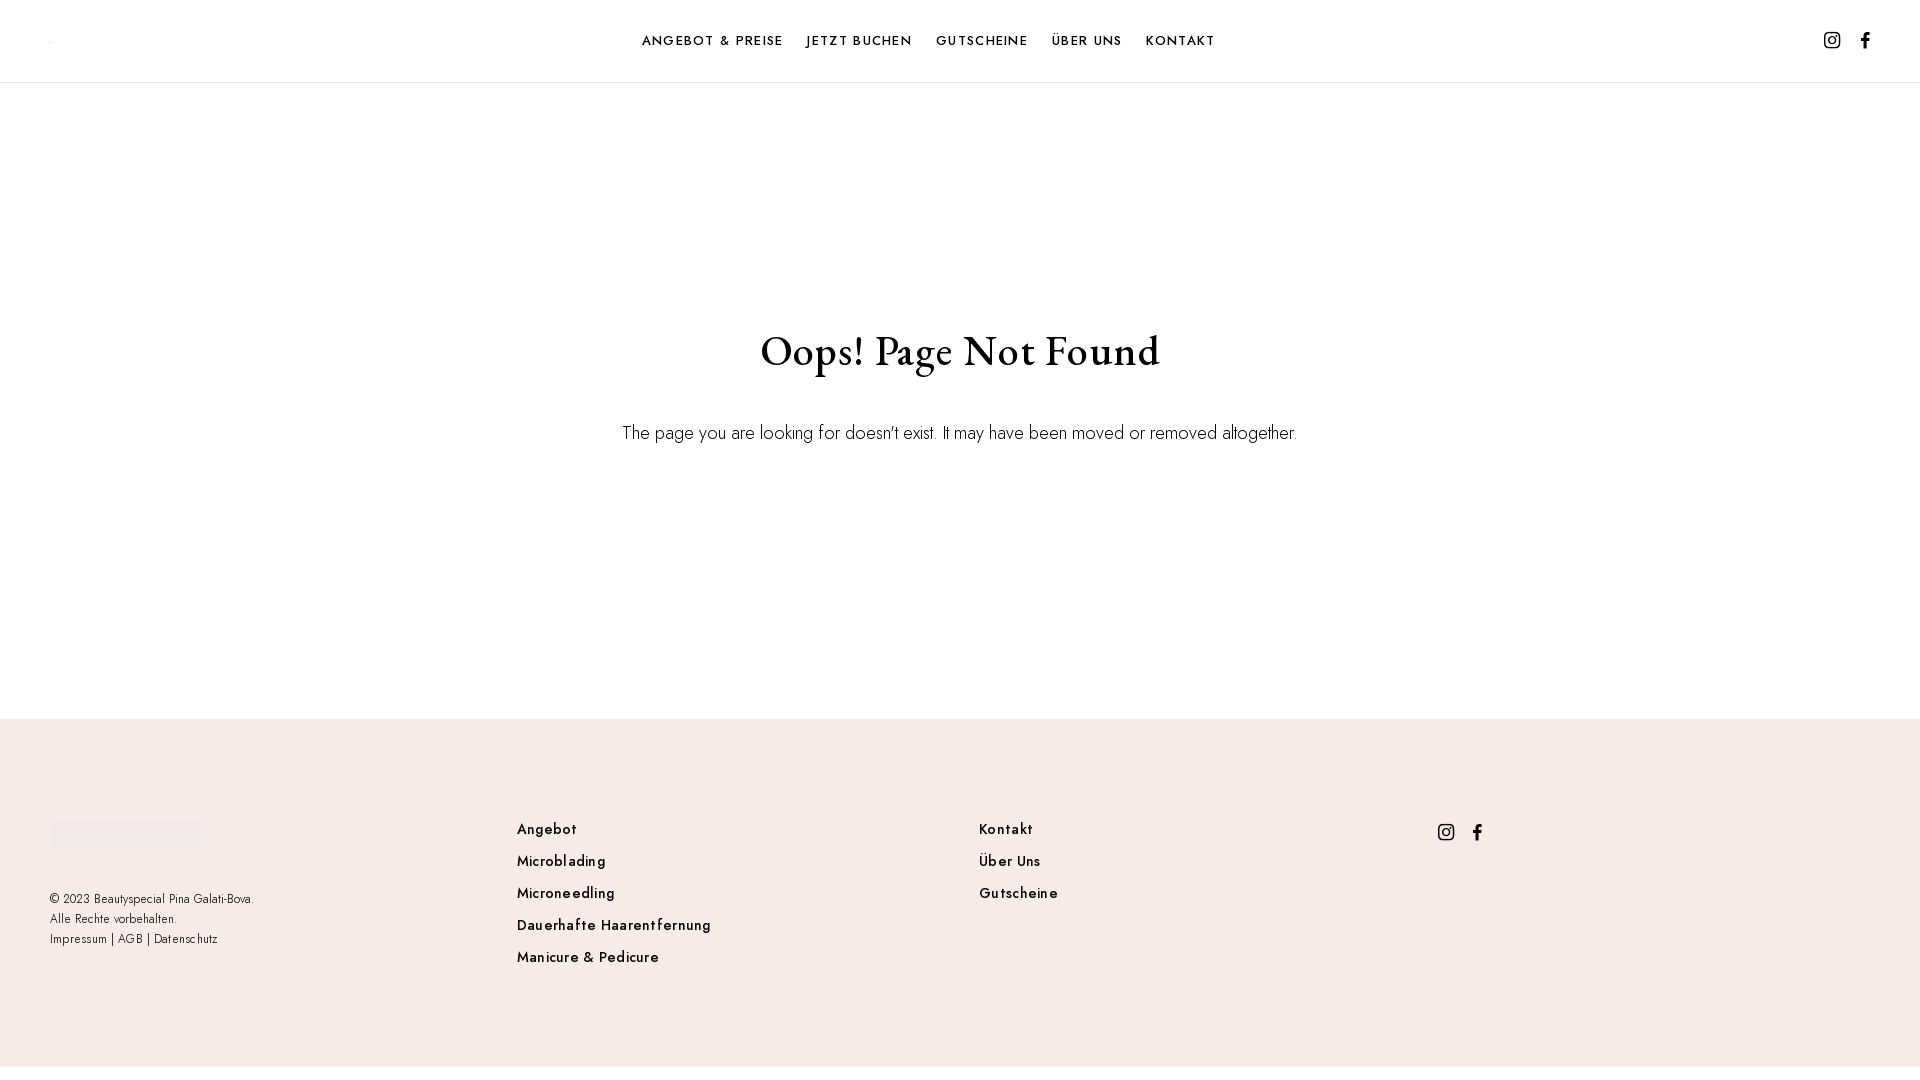  I want to click on 'JETZT BUCHEN', so click(868, 41).